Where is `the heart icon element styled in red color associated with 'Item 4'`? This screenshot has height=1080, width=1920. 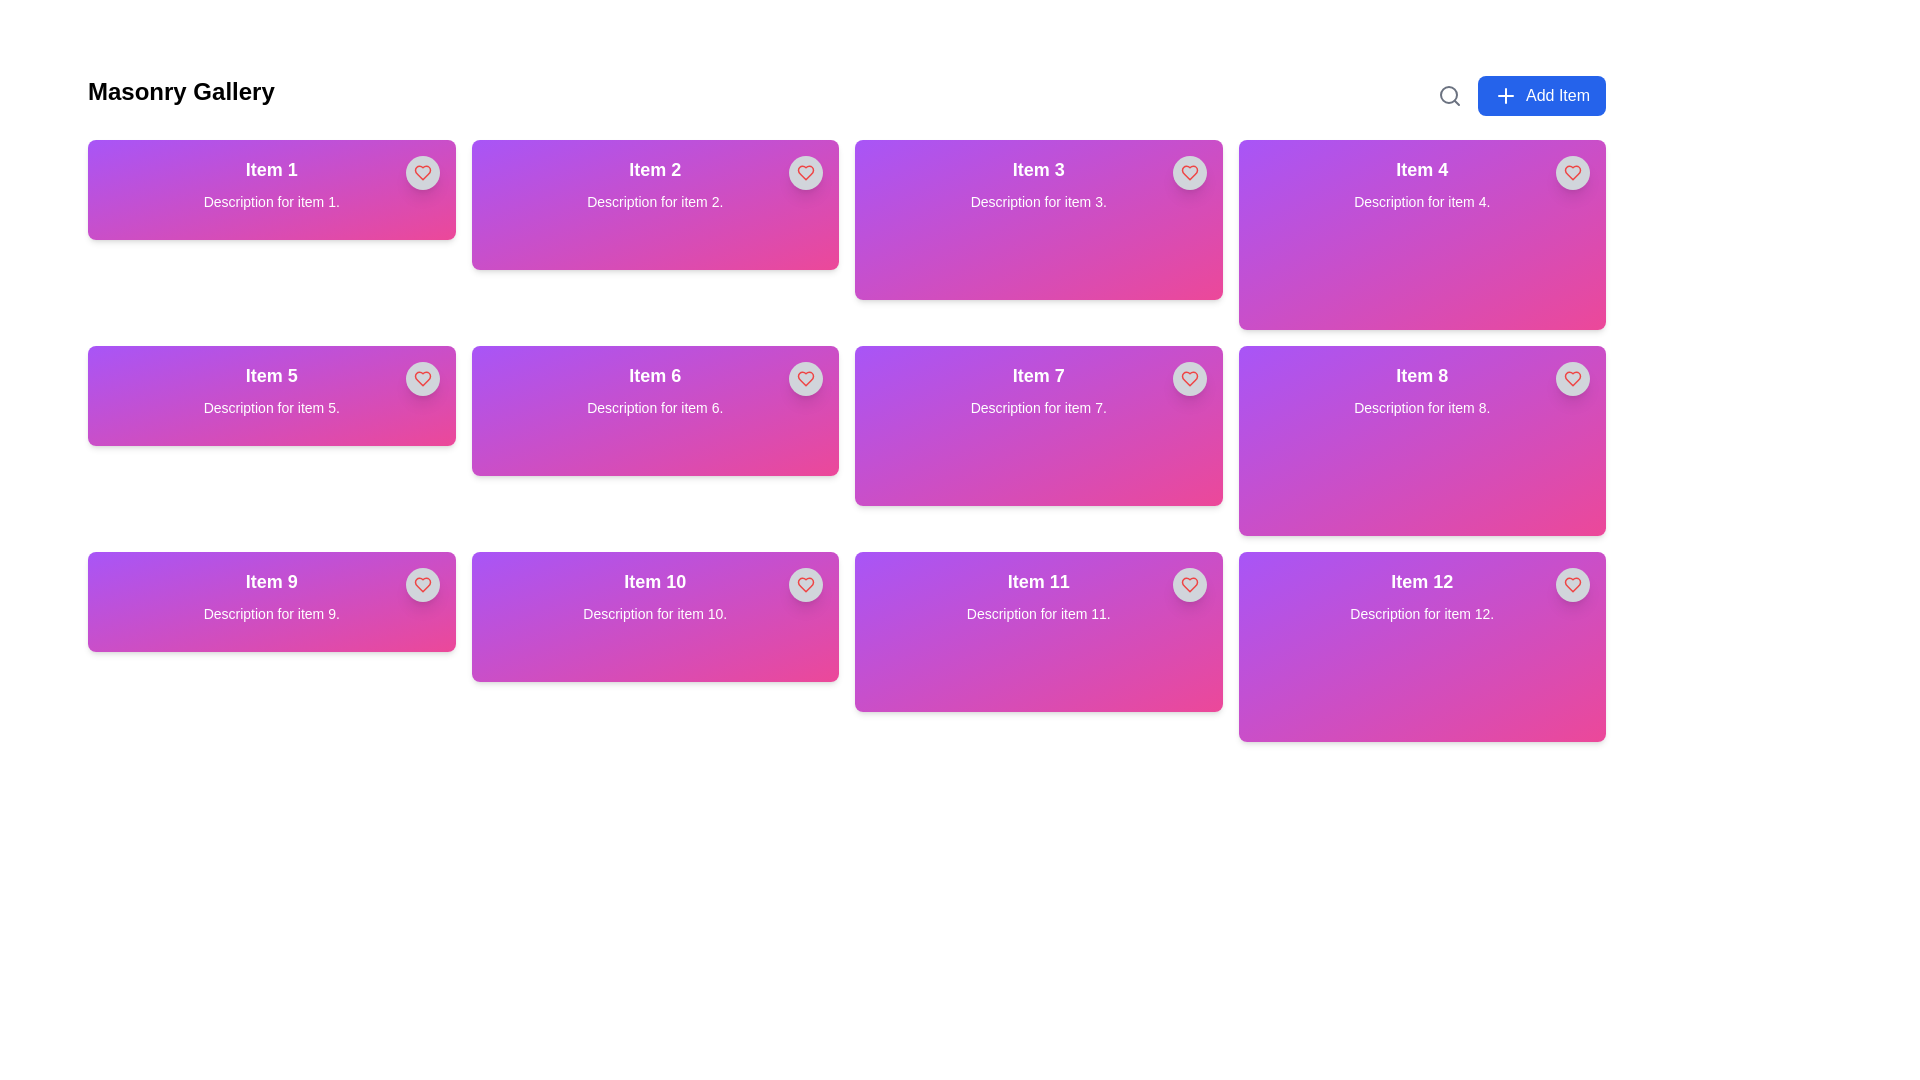 the heart icon element styled in red color associated with 'Item 4' is located at coordinates (1572, 378).